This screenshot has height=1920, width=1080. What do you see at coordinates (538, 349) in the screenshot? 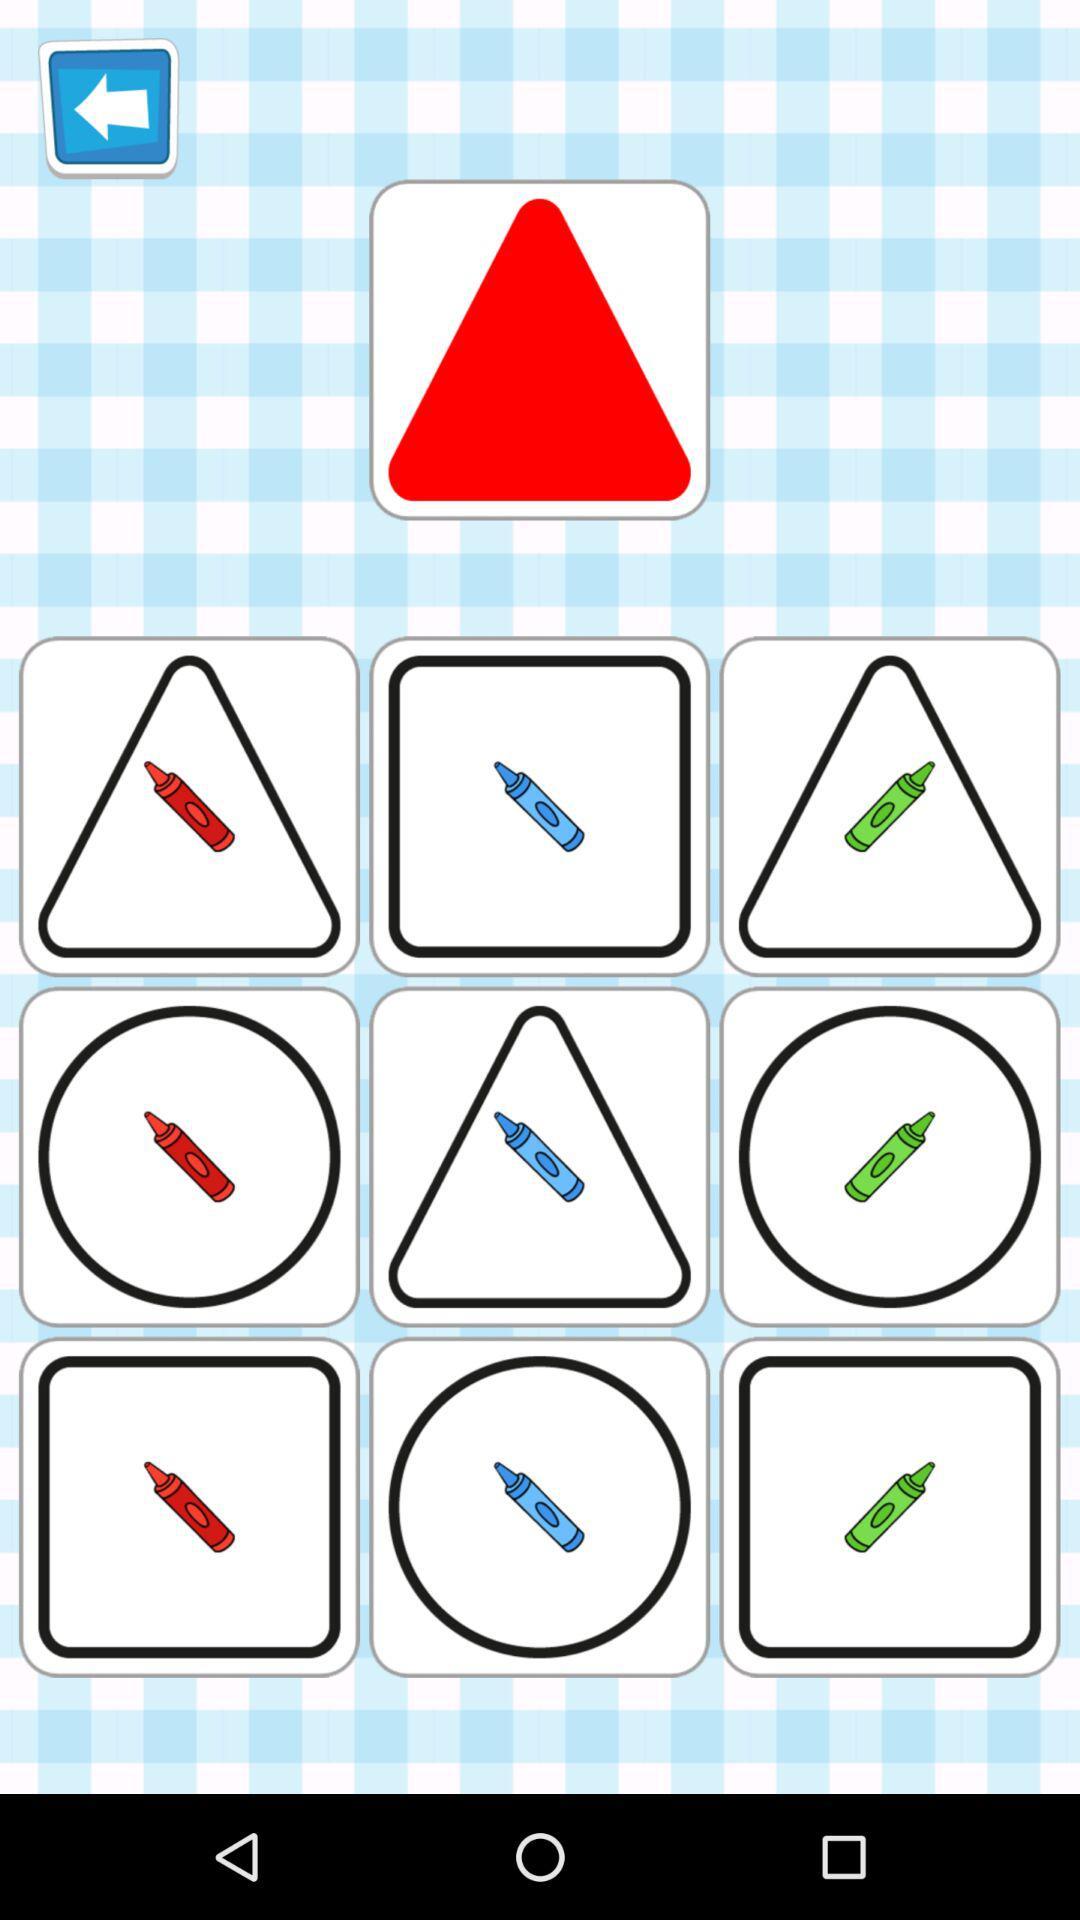
I see `choose the red triangle` at bounding box center [538, 349].